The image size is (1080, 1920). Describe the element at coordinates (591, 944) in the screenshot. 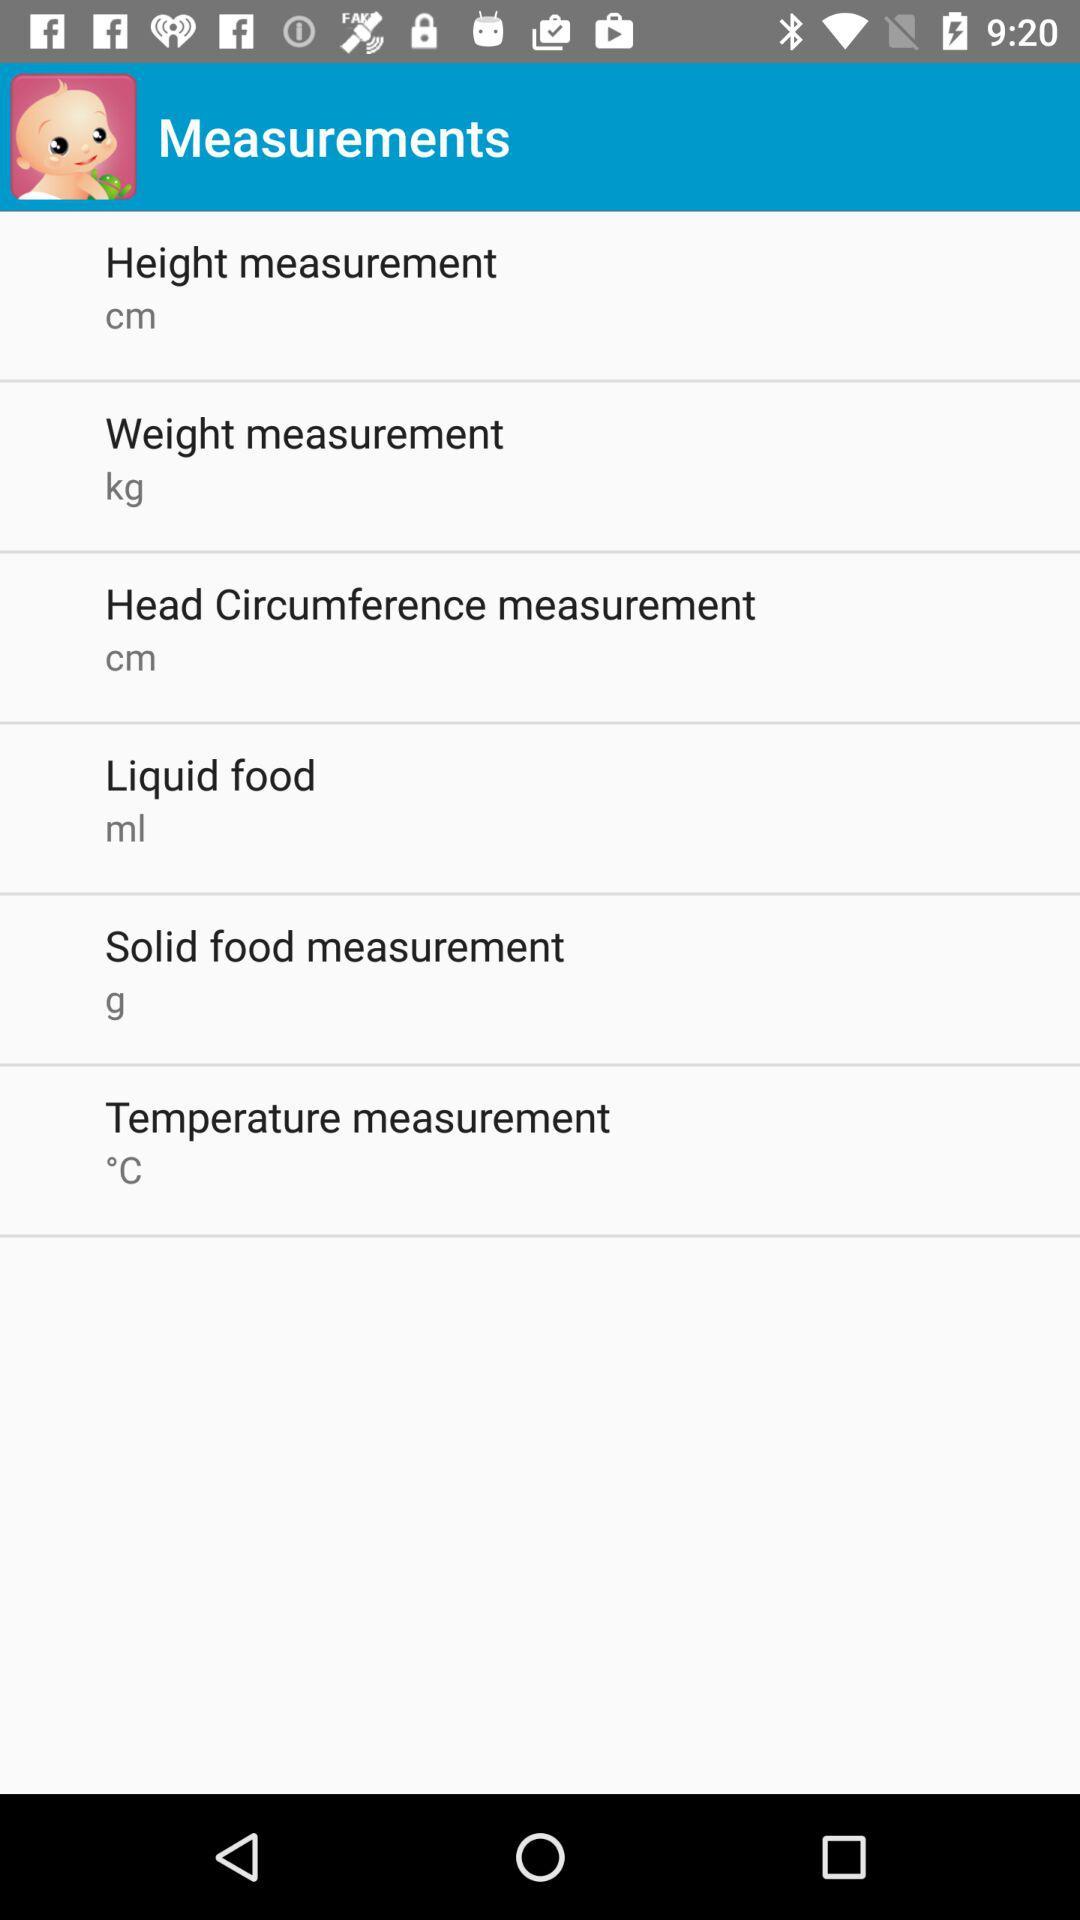

I see `solid food measurement app` at that location.